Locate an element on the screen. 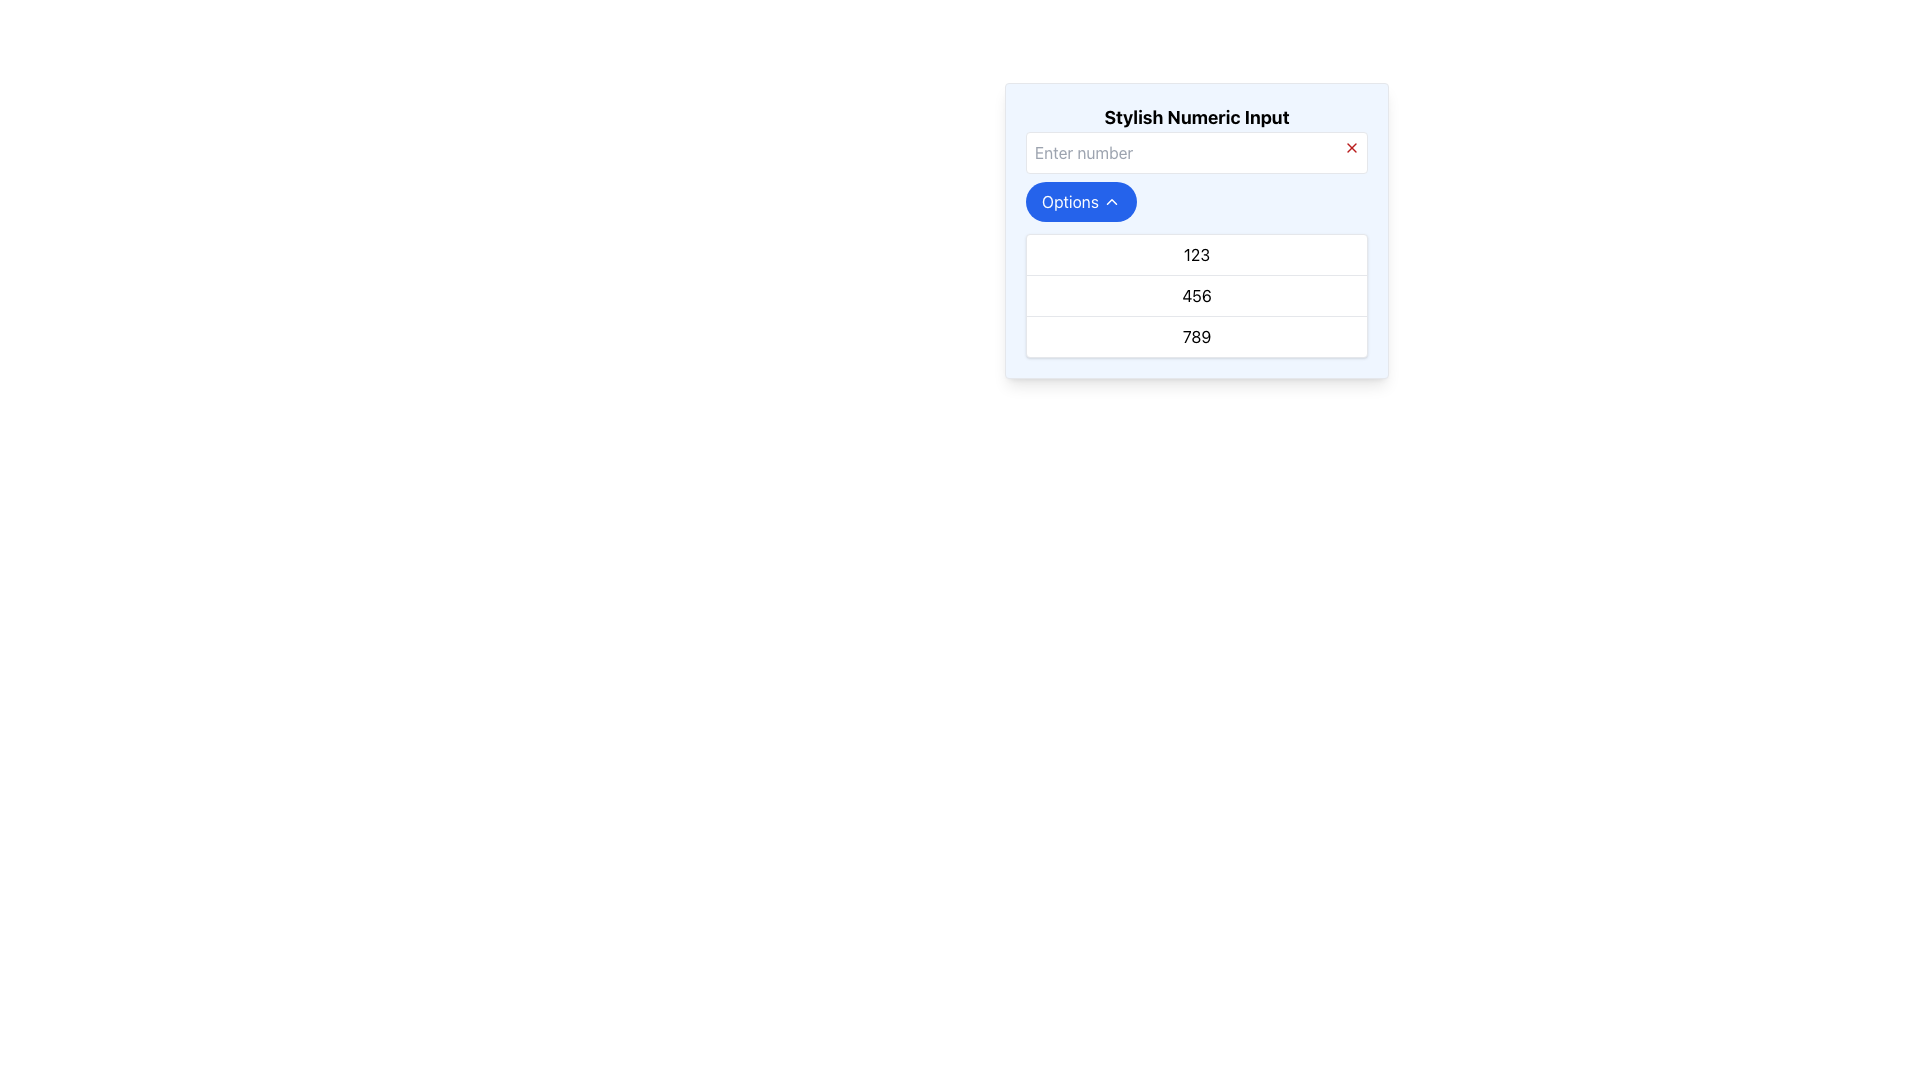  the first selectable option '123' in the dropdown menu is located at coordinates (1196, 253).